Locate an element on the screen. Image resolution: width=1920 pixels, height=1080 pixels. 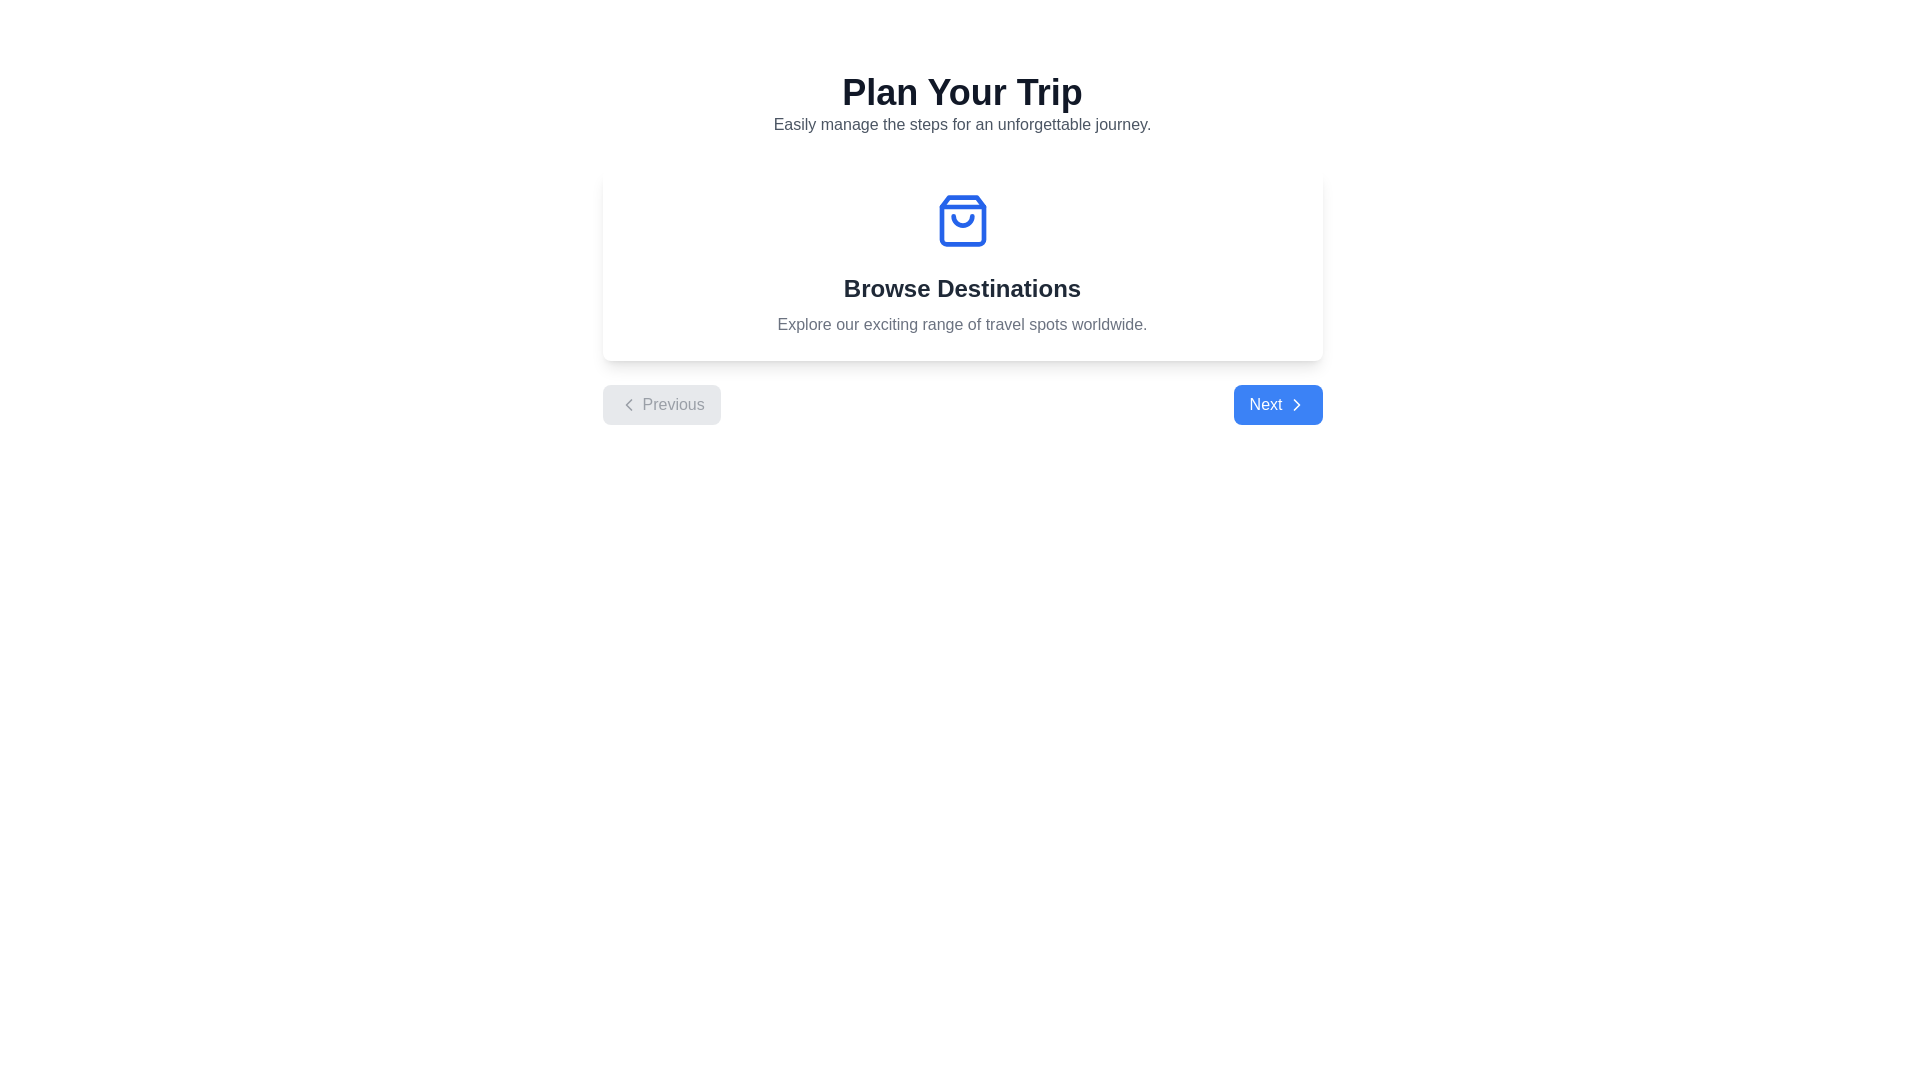
the text label that reads 'Explore our exciting range of travel spots worldwide.' which is styled in light gray and located below the title 'Browse Destinations.' is located at coordinates (962, 323).